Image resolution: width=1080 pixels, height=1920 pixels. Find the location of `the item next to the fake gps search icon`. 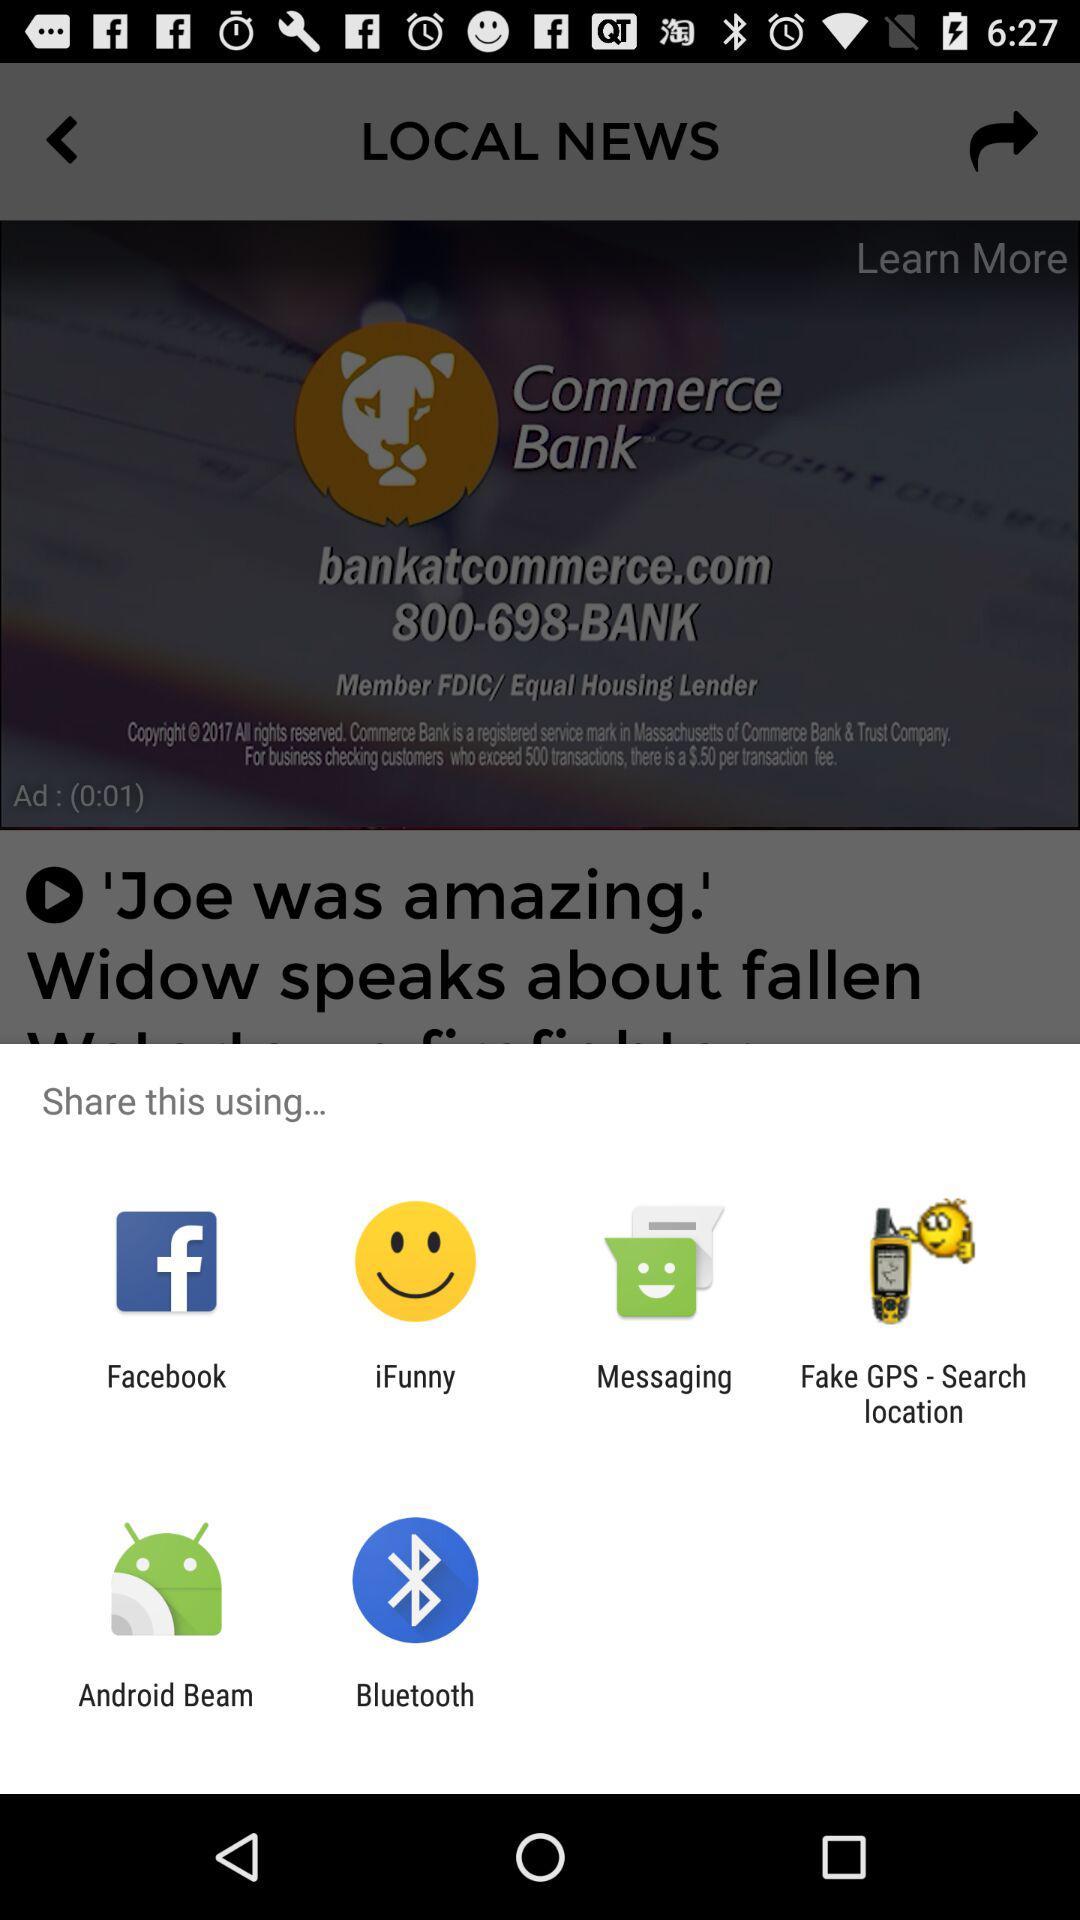

the item next to the fake gps search icon is located at coordinates (664, 1392).